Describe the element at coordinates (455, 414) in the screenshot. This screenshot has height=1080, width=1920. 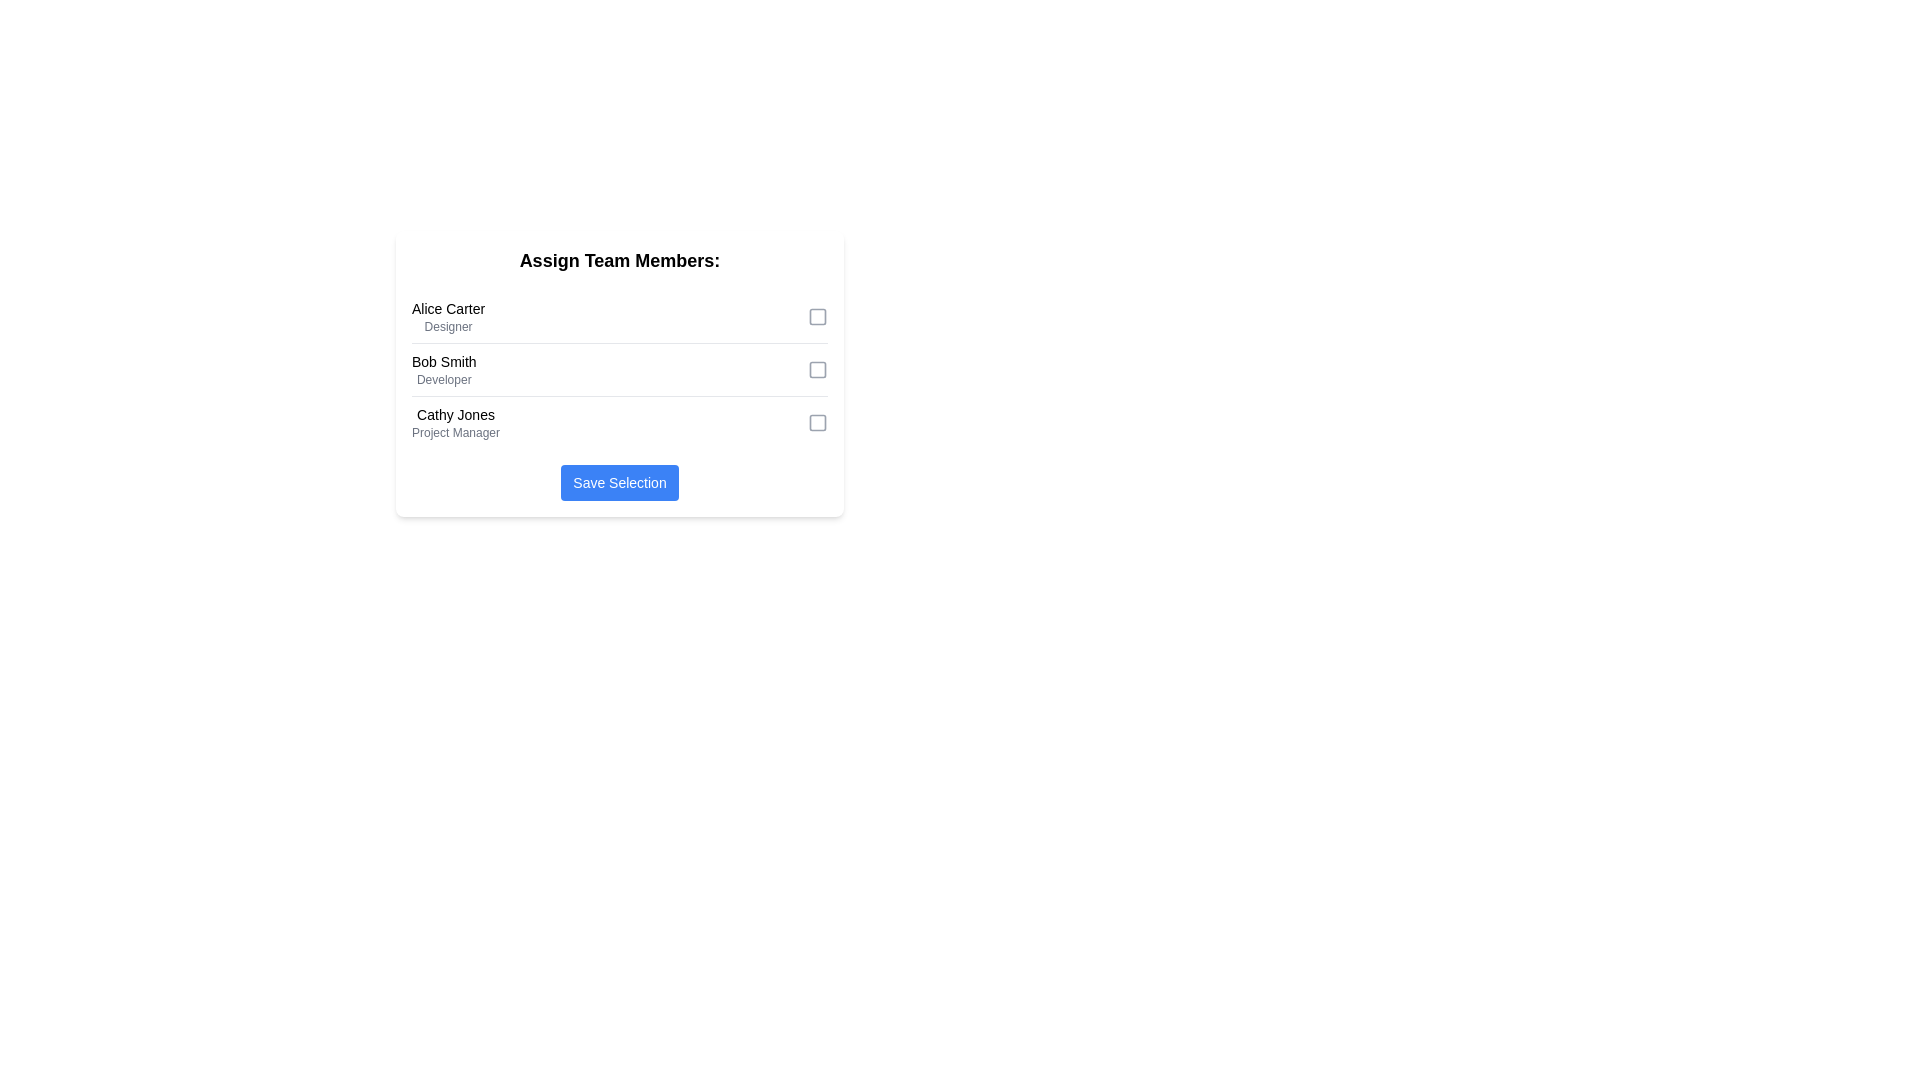
I see `the text label displaying 'Cathy Jones' in bold style, located in the 'Assign Team Members' dialogue box, specifically the first line of the third entry` at that location.